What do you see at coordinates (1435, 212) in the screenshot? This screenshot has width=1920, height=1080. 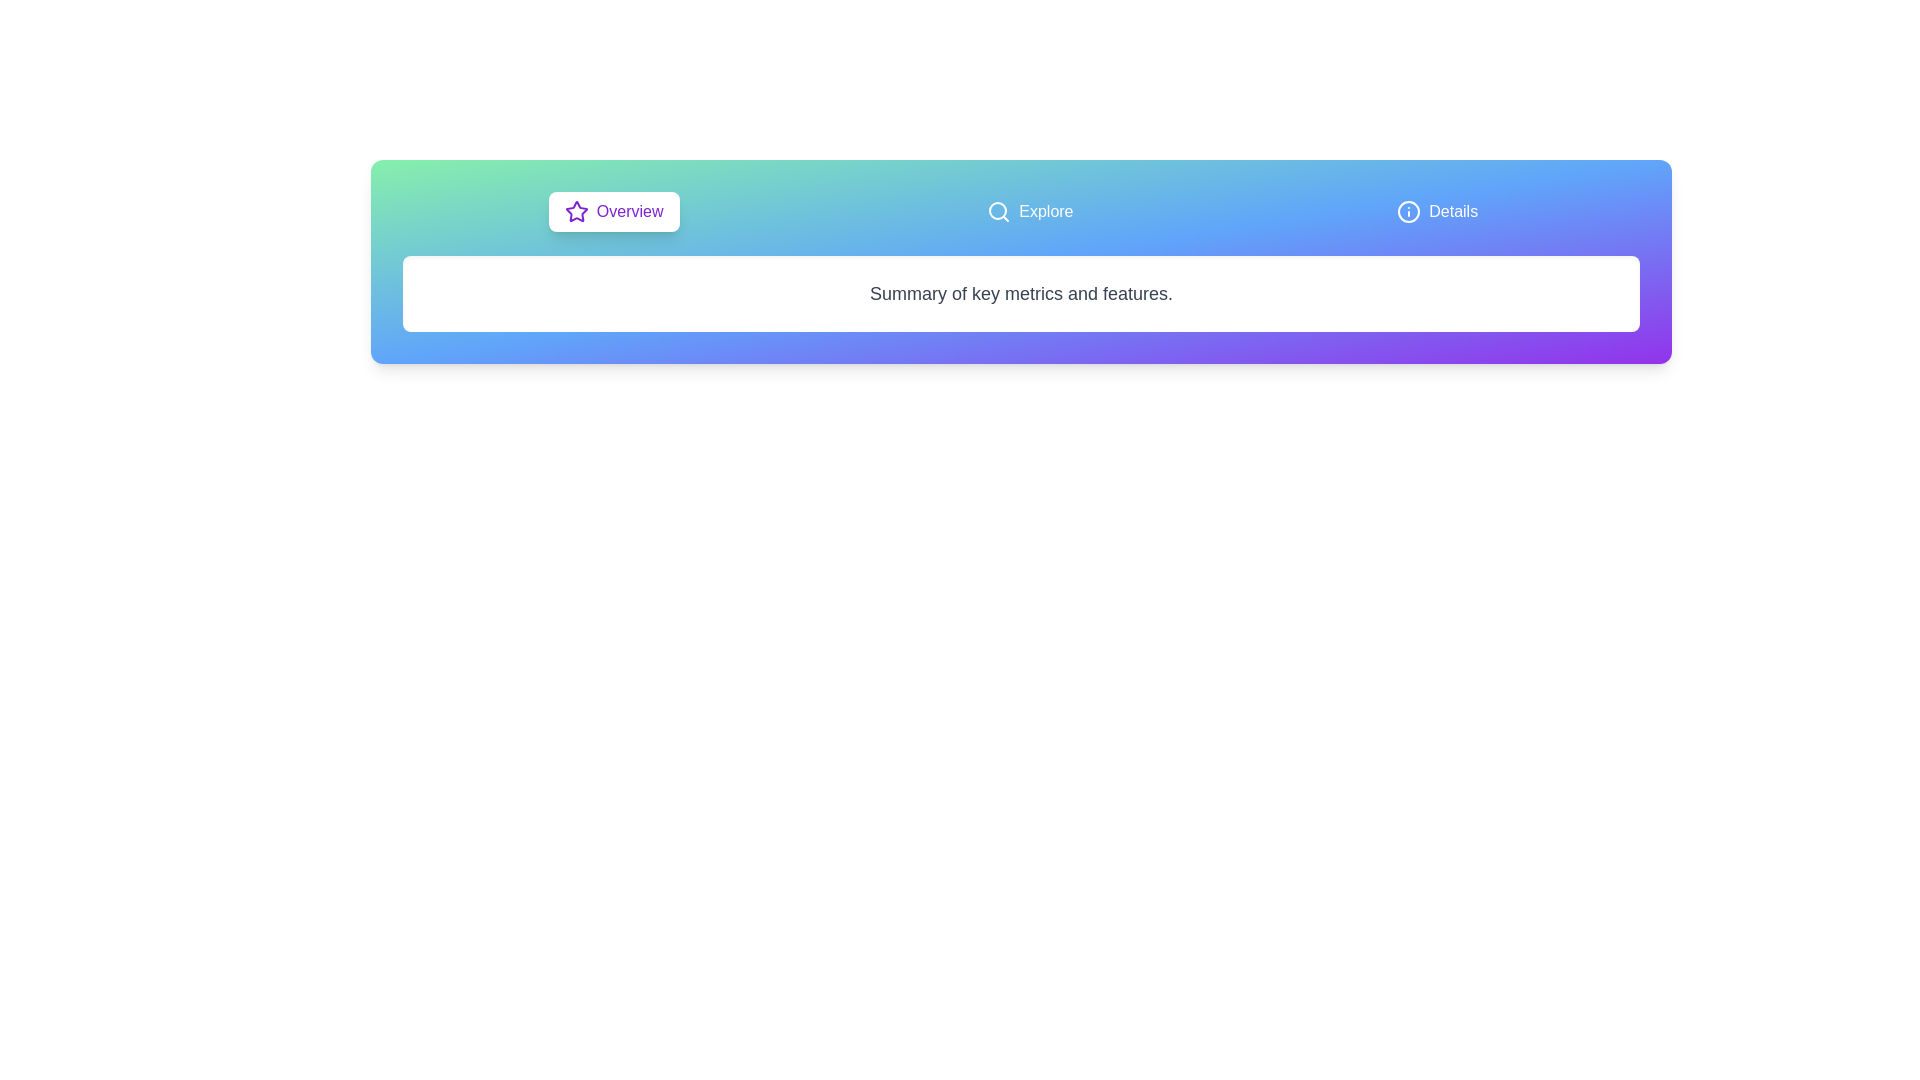 I see `the Details tab to display its content` at bounding box center [1435, 212].